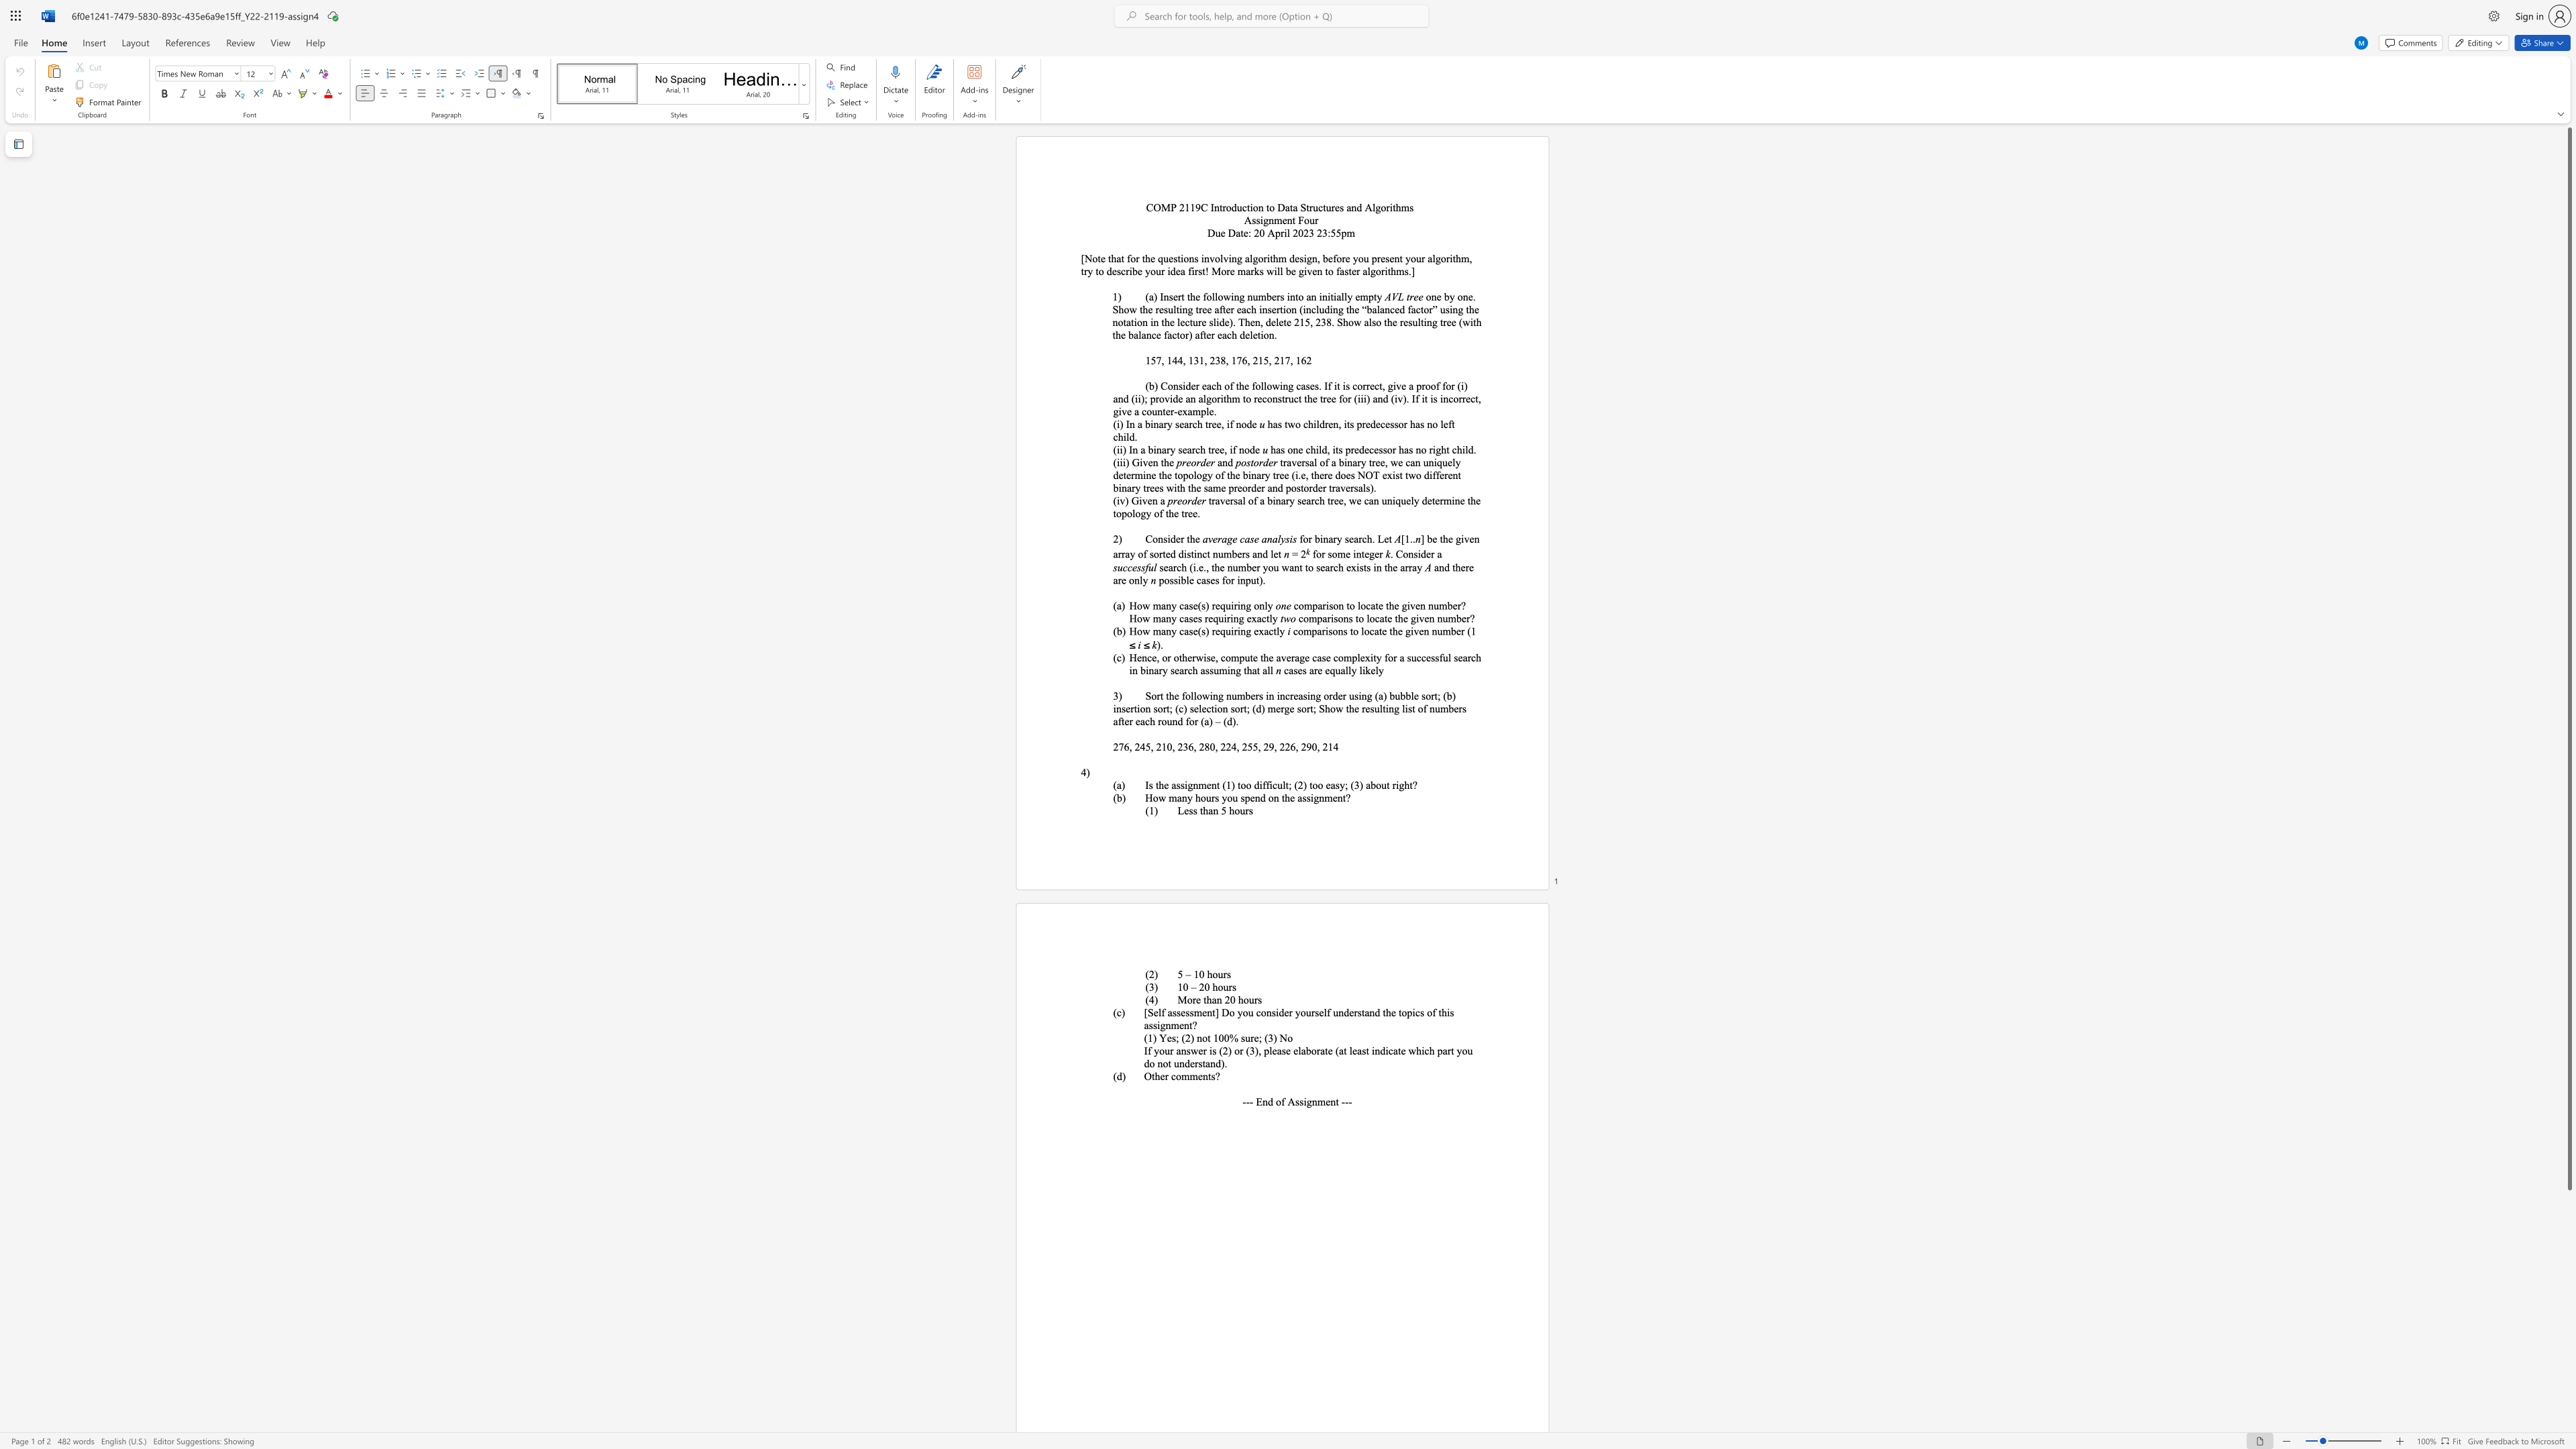 The image size is (2576, 1449). What do you see at coordinates (1439, 462) in the screenshot?
I see `the 1th character "q" in the text` at bounding box center [1439, 462].